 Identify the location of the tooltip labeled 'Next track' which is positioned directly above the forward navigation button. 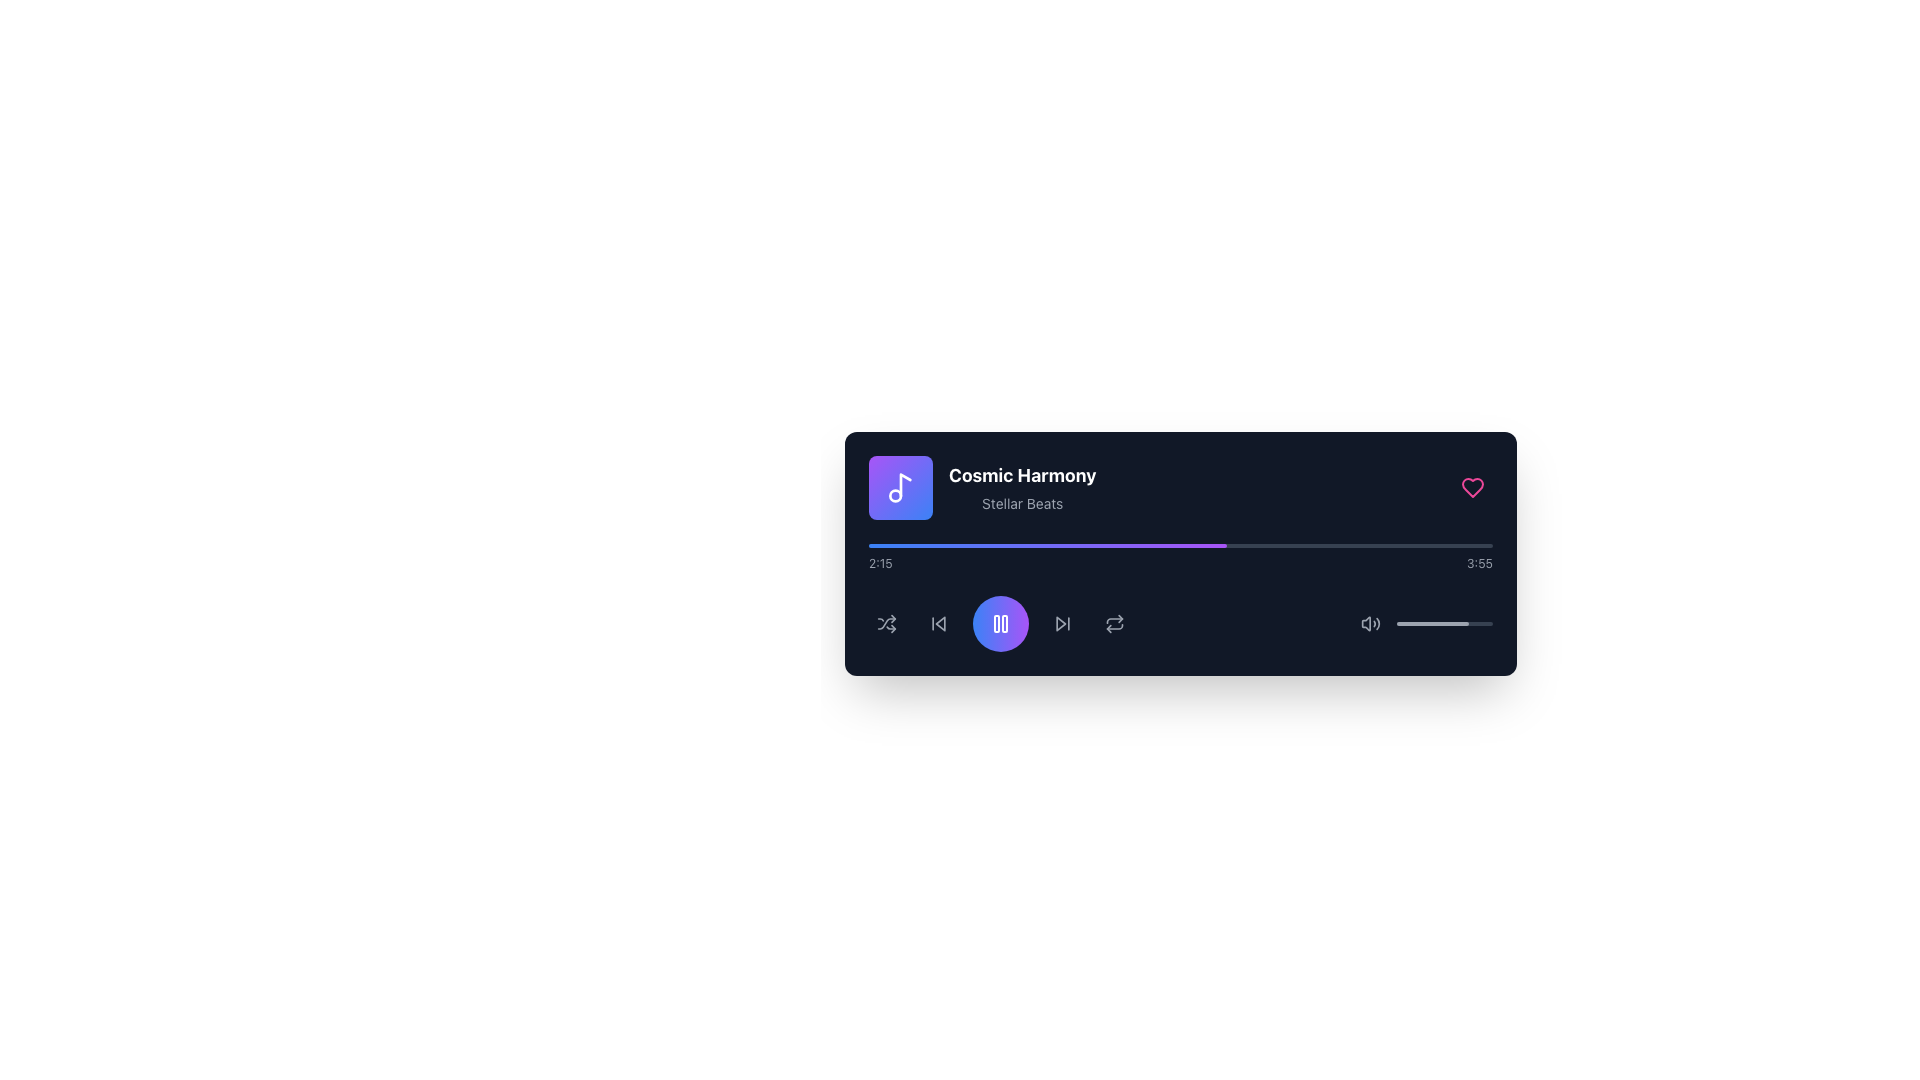
(1061, 589).